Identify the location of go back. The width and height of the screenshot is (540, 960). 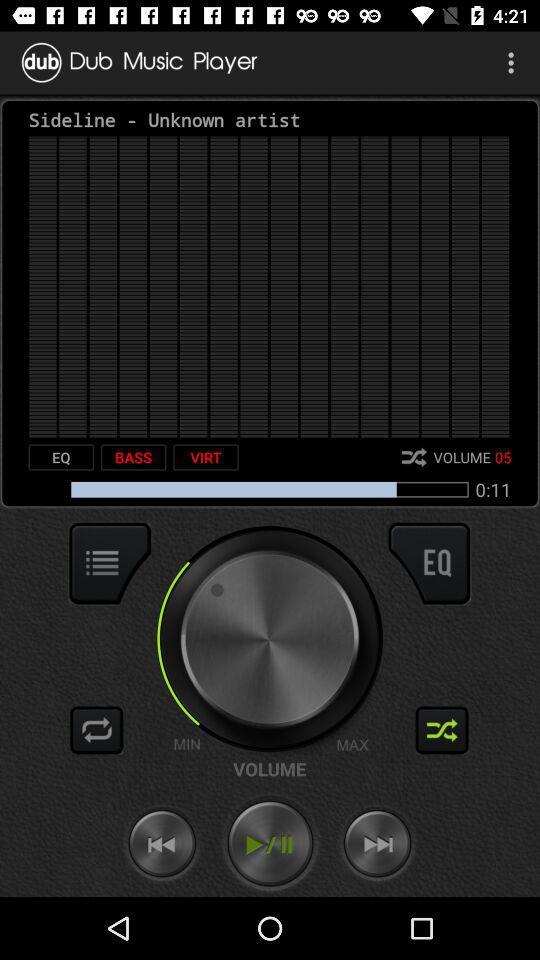
(161, 843).